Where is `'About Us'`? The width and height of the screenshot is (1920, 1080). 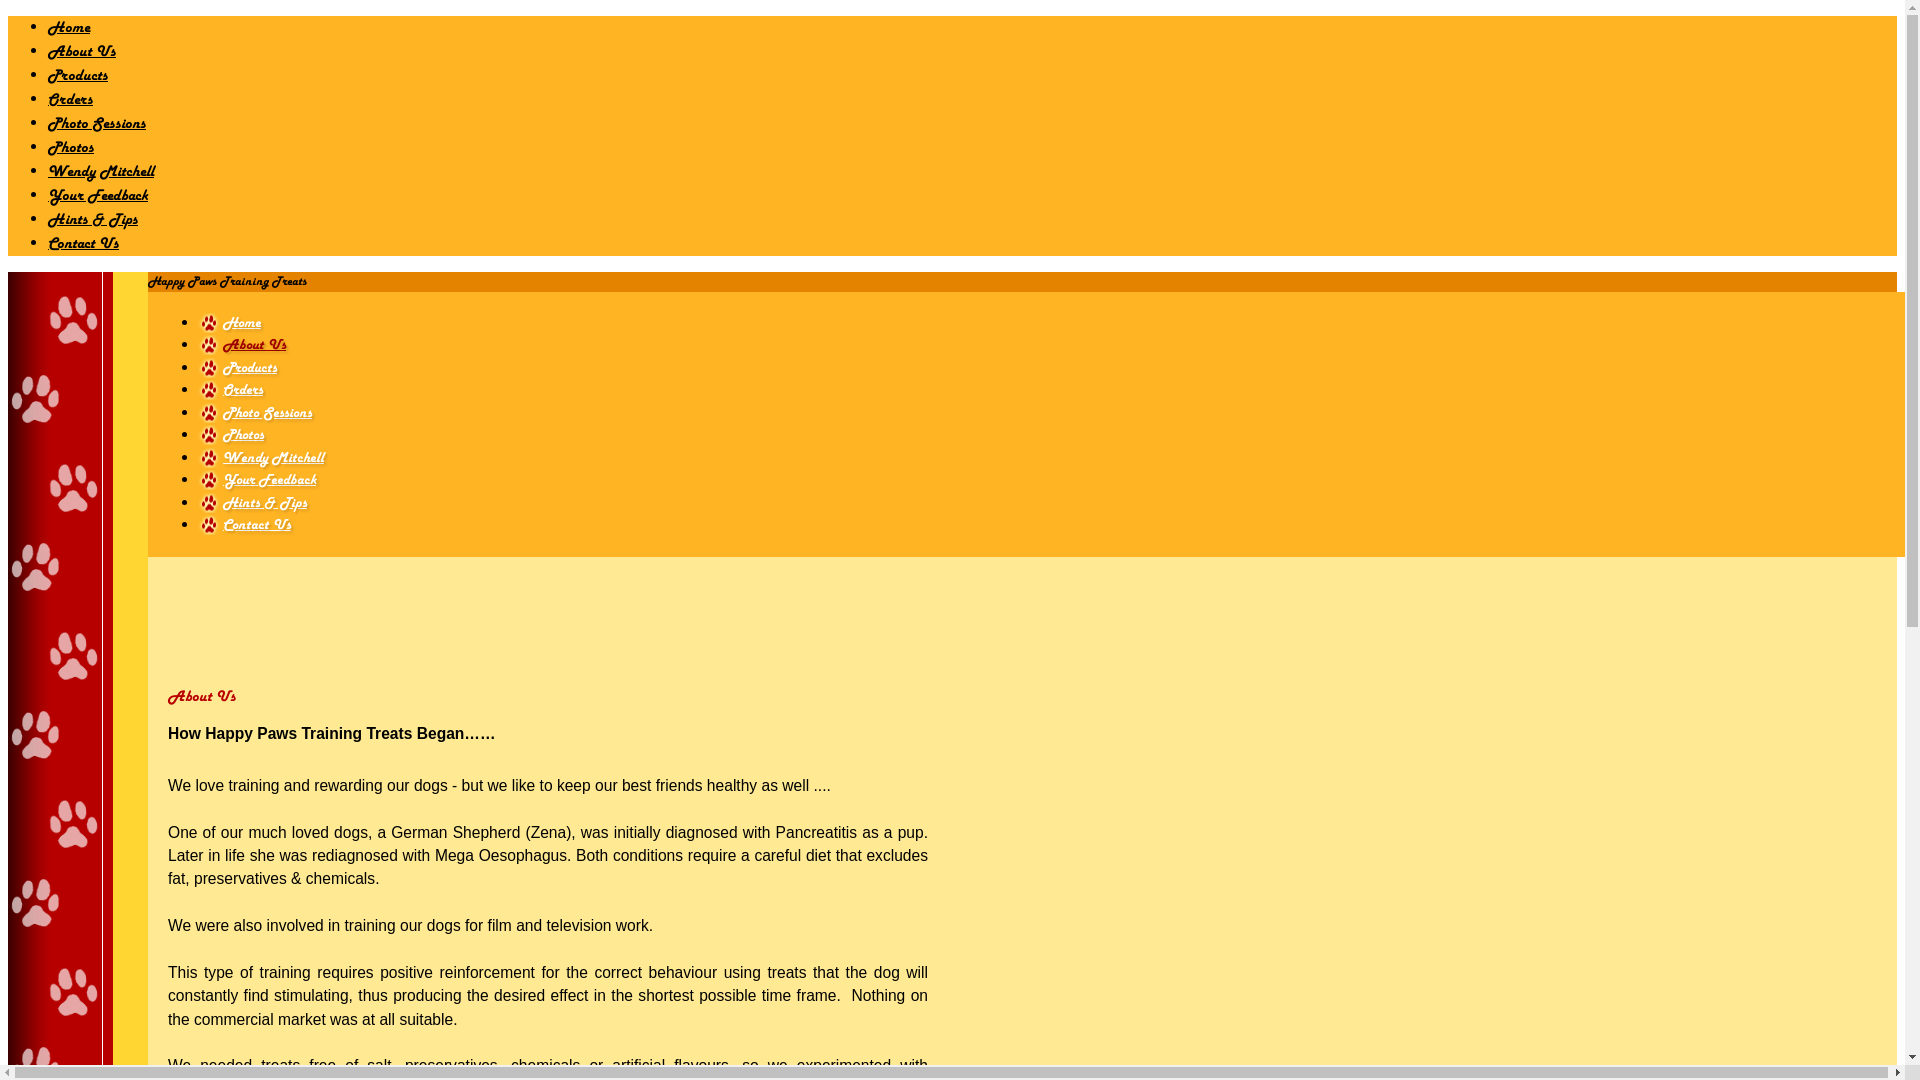 'About Us' is located at coordinates (80, 50).